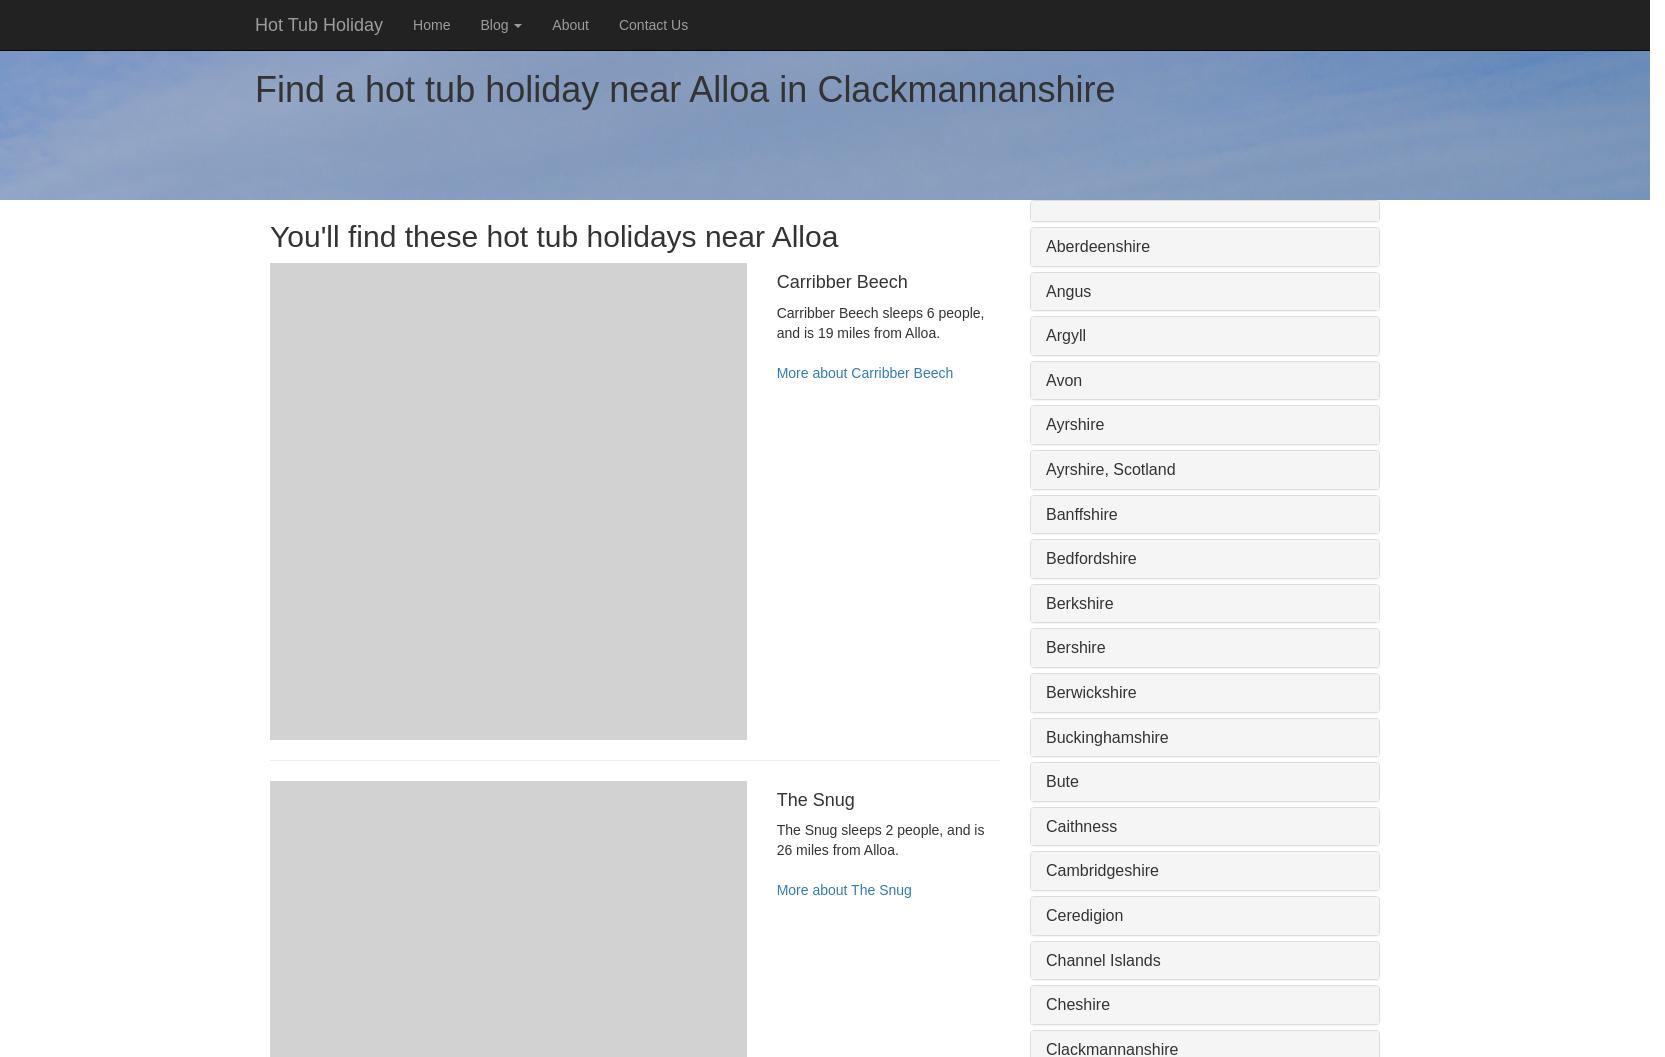  What do you see at coordinates (568, 25) in the screenshot?
I see `'About'` at bounding box center [568, 25].